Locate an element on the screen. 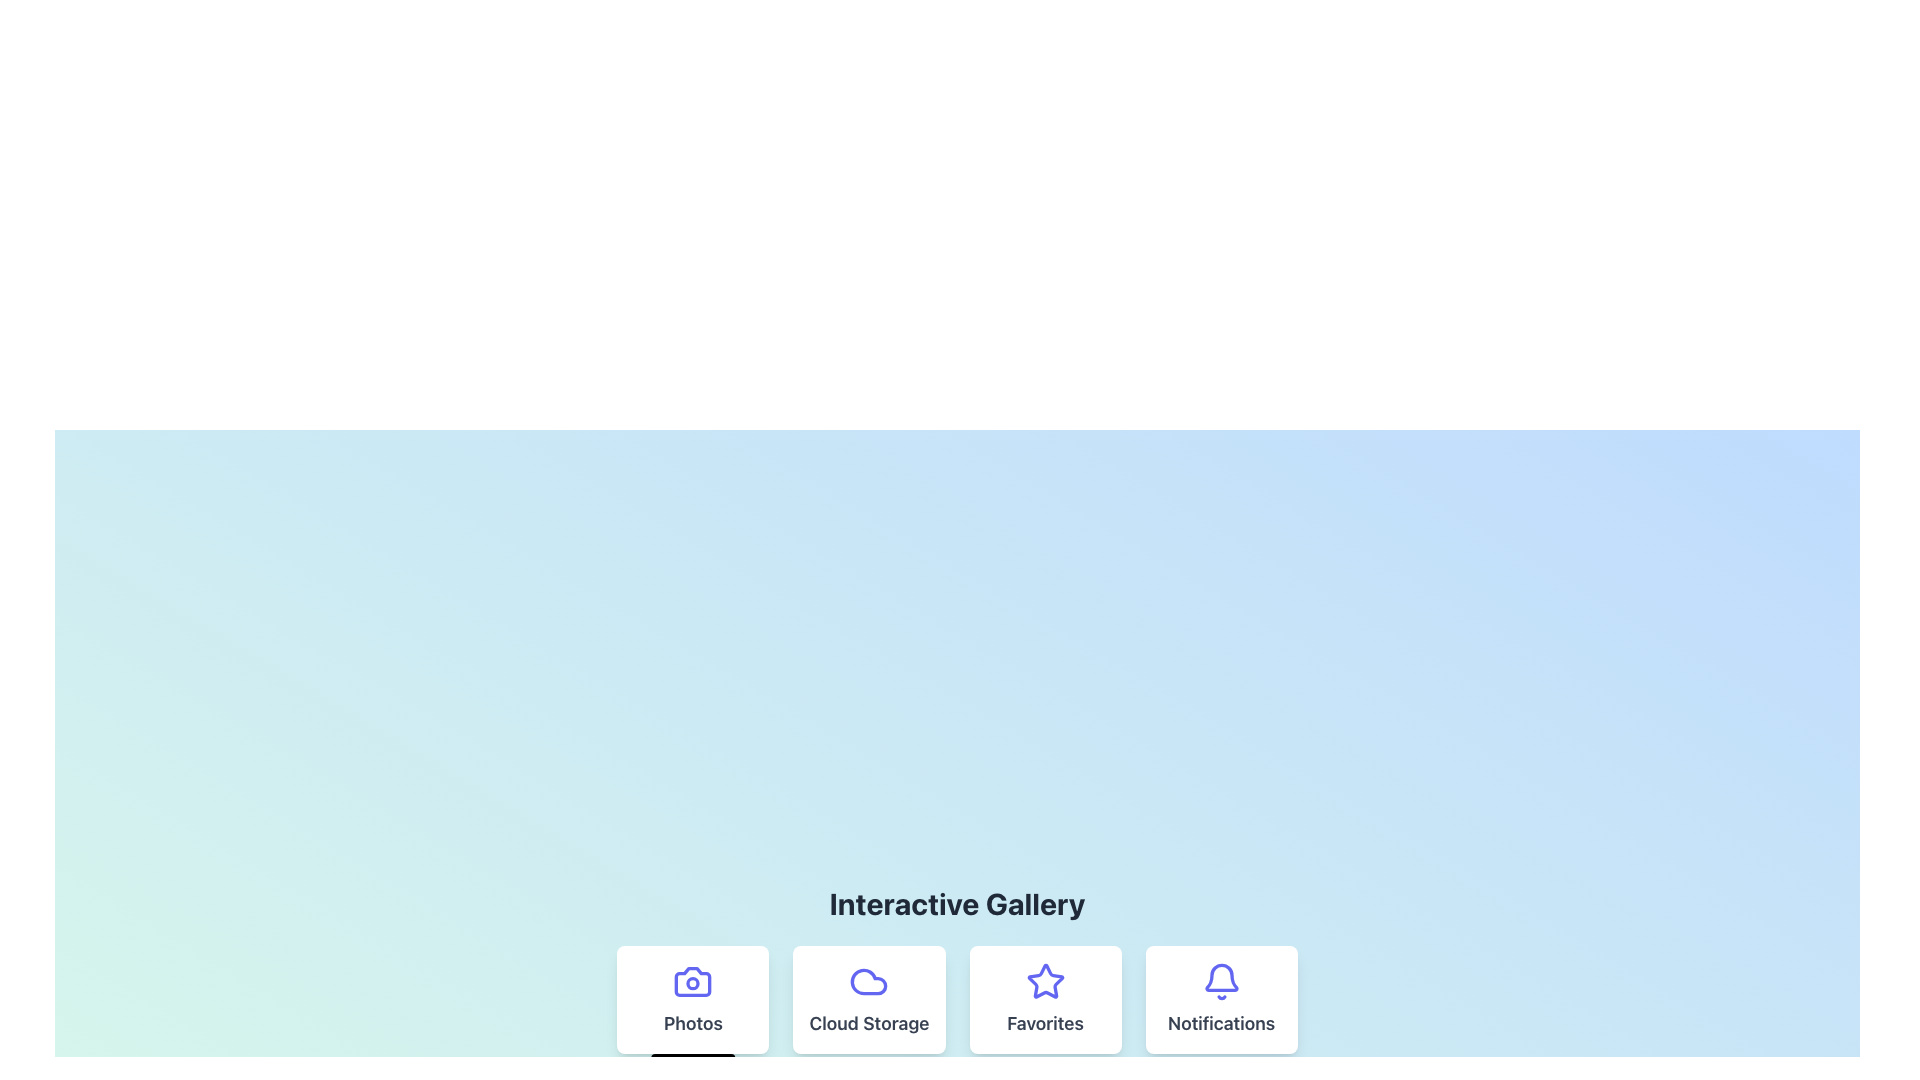 This screenshot has height=1080, width=1920. the 'Favorites' text label, which is styled in bold dark gray font and is the third element from the left in a group of horizontally aligned containers at the bottom of the interface is located at coordinates (1044, 1023).